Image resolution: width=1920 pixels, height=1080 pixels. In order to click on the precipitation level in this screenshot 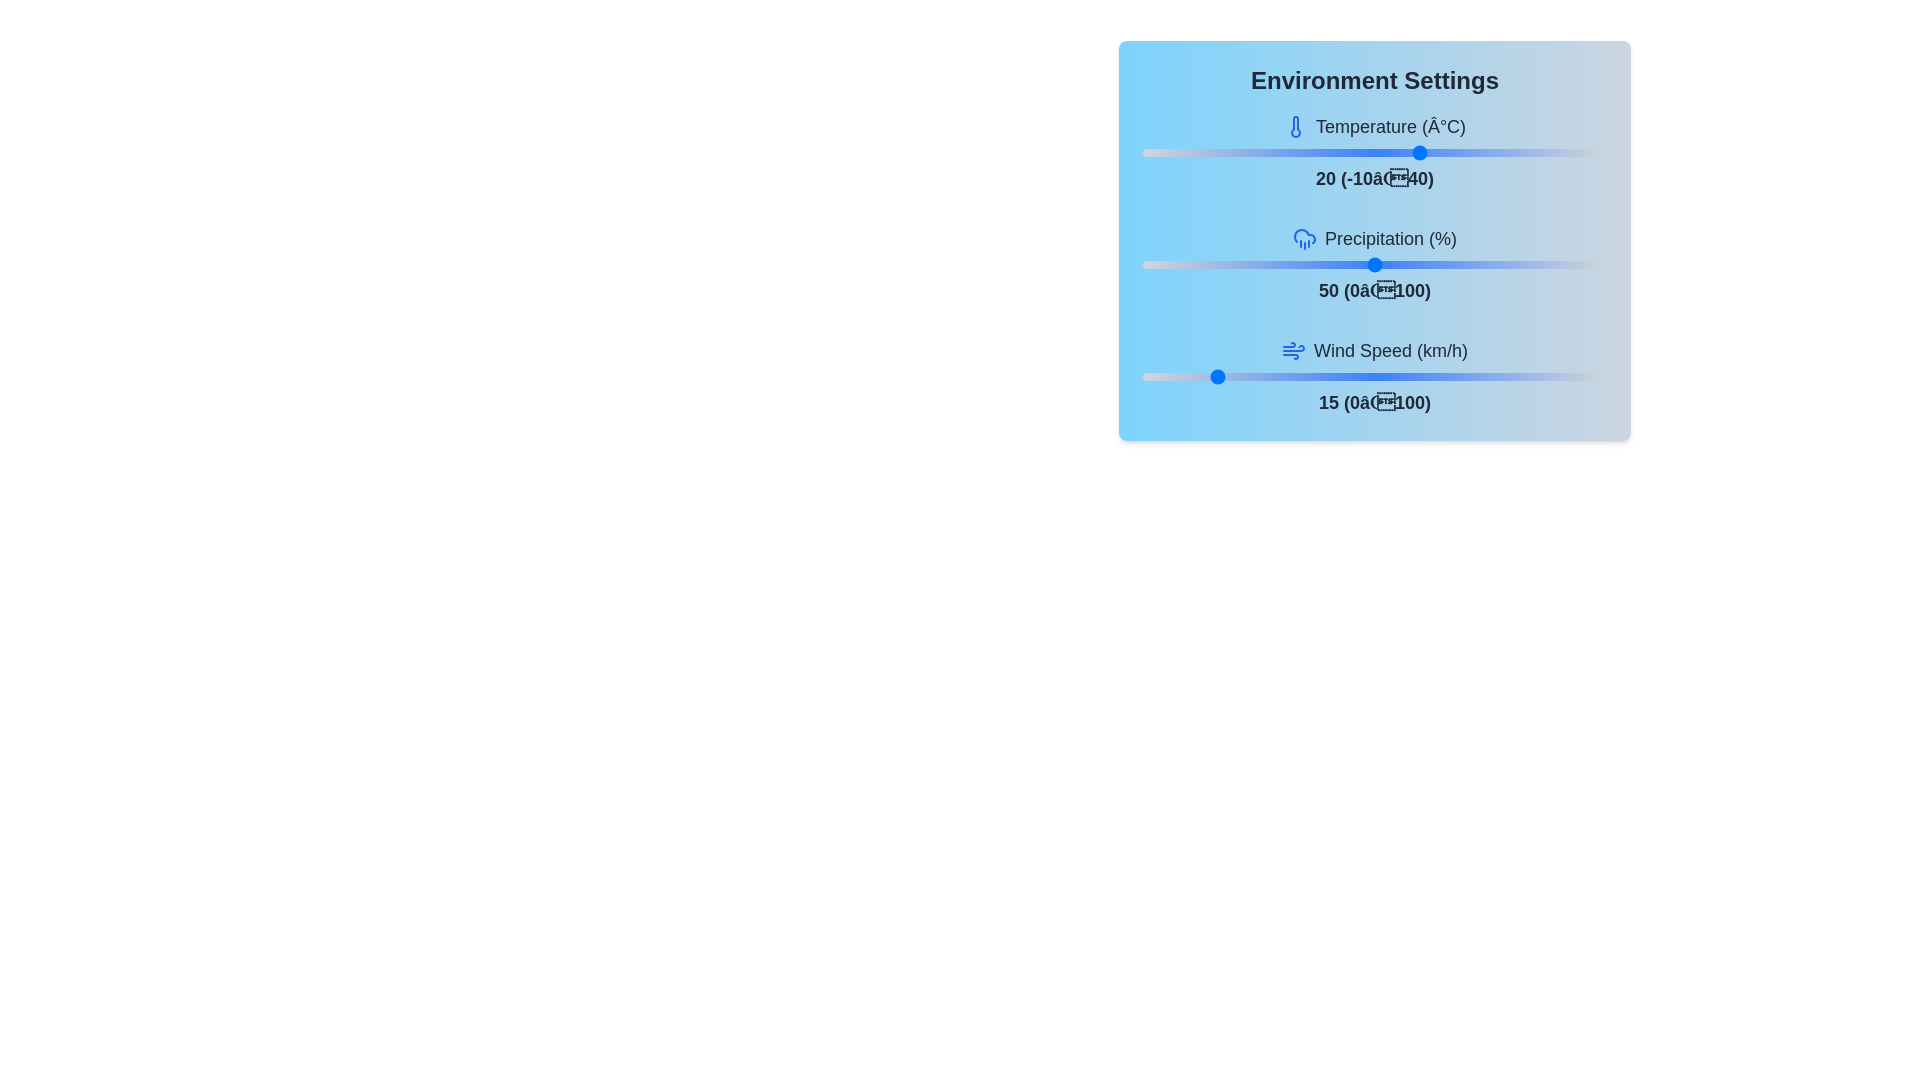, I will do `click(1184, 264)`.